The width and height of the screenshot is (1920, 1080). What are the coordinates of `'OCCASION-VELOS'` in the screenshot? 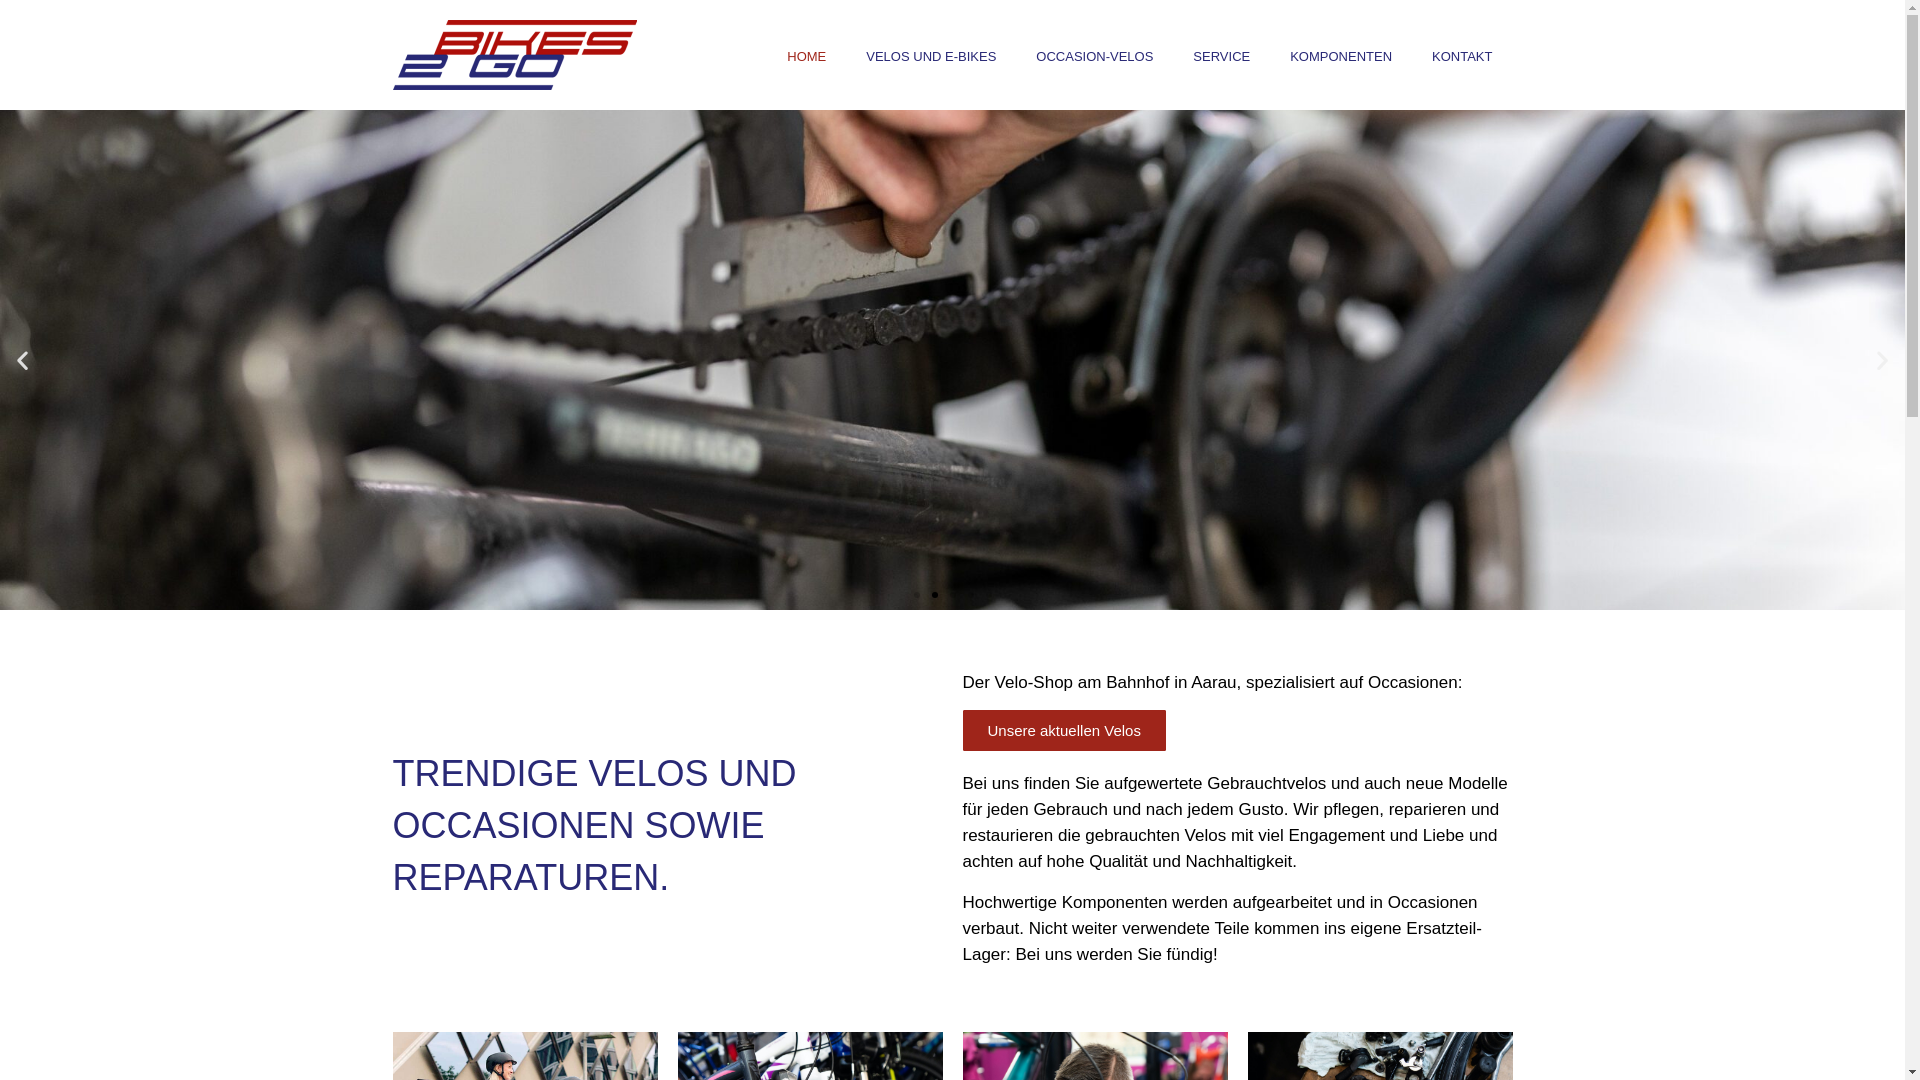 It's located at (1093, 56).